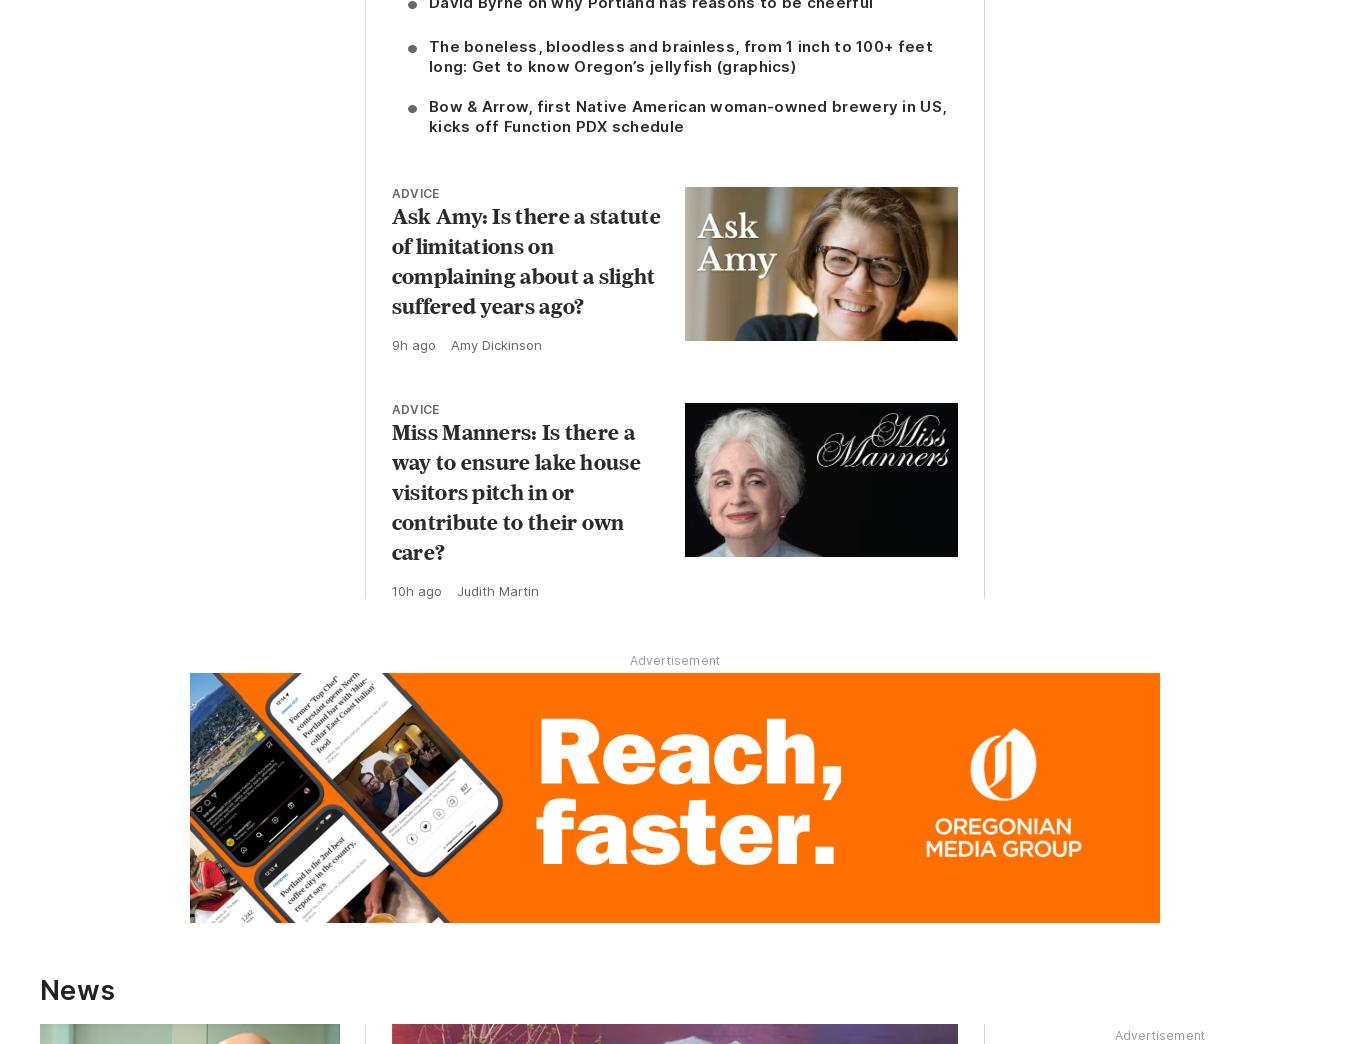  I want to click on '10h ago', so click(415, 591).